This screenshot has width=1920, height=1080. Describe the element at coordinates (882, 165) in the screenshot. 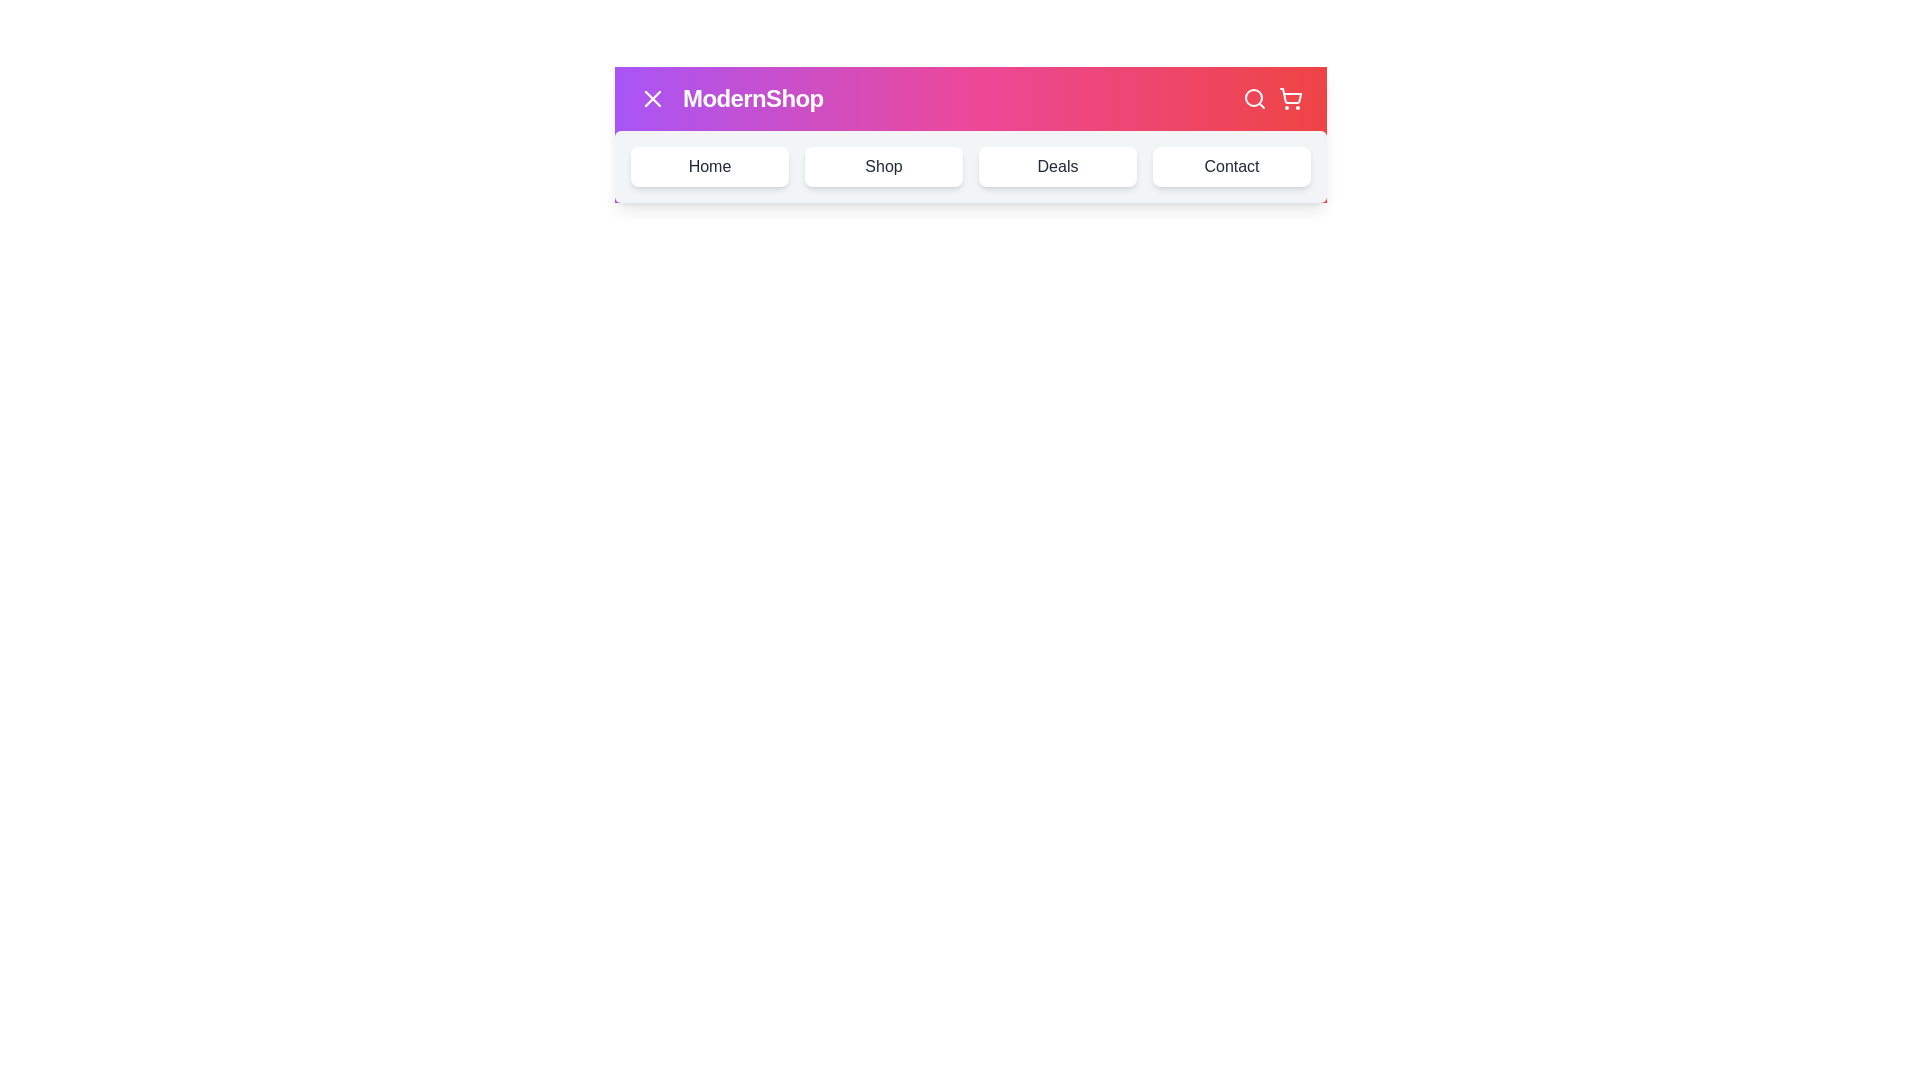

I see `the navigation link labeled Shop` at that location.